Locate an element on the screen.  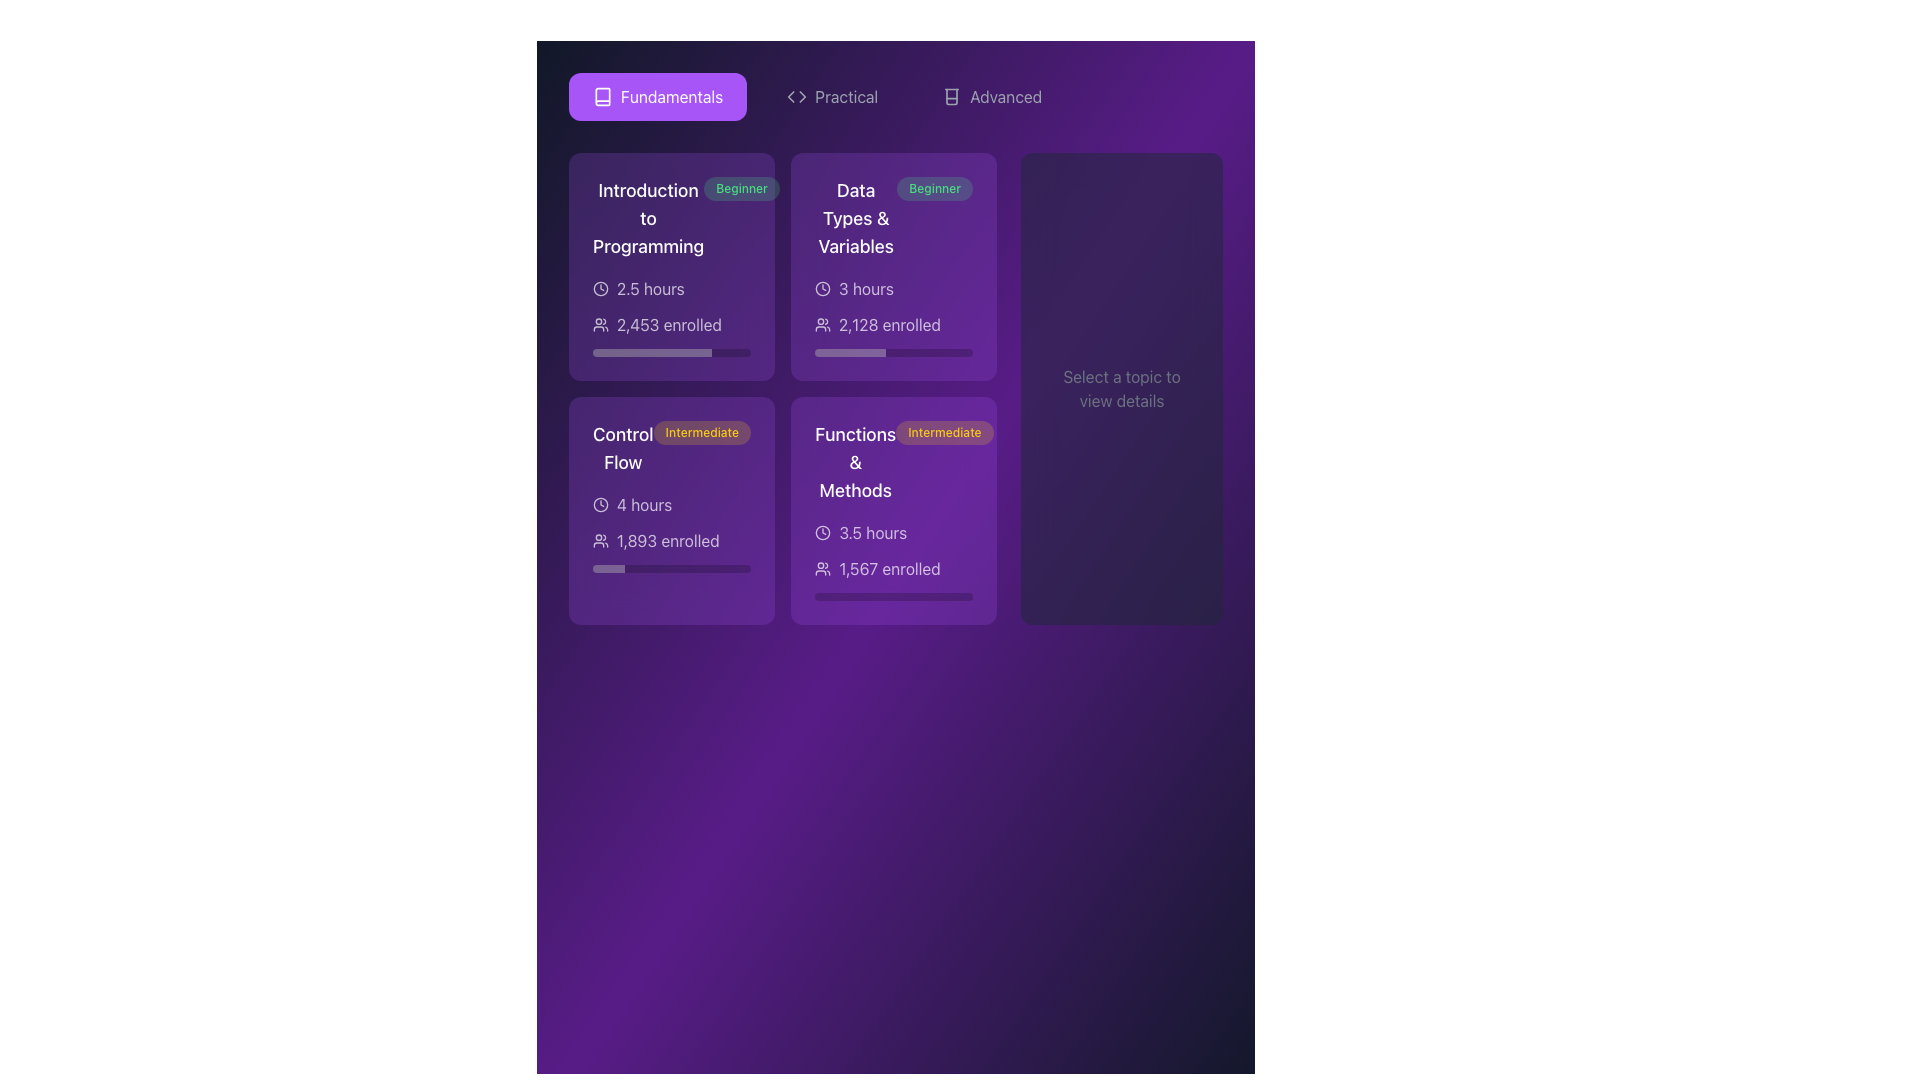
displayed duration of the course ('2.5 hours') located in the first card of the 'Fundamentals' section, beneath the title 'Introduction to Programming' and above the '2,453 enrolled' statistic is located at coordinates (672, 289).